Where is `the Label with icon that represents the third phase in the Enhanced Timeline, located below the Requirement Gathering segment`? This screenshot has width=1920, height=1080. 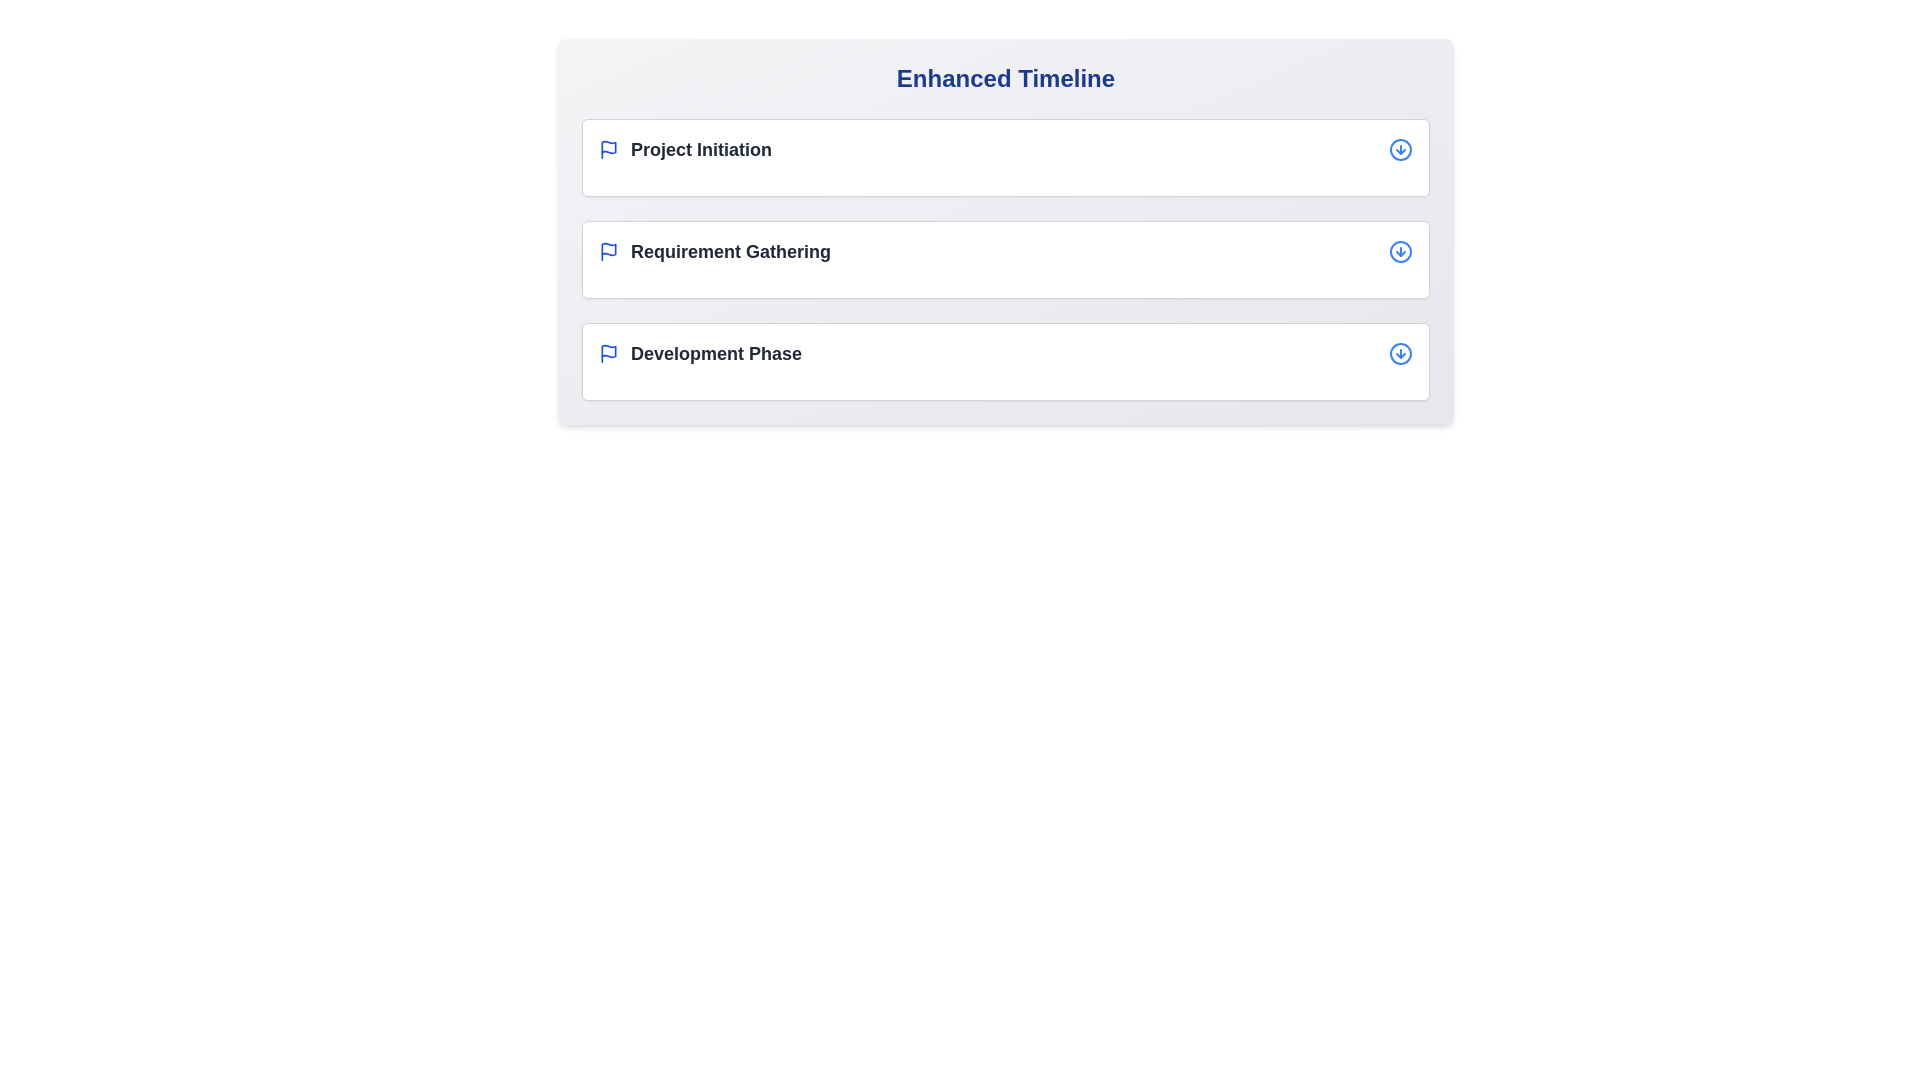 the Label with icon that represents the third phase in the Enhanced Timeline, located below the Requirement Gathering segment is located at coordinates (700, 353).